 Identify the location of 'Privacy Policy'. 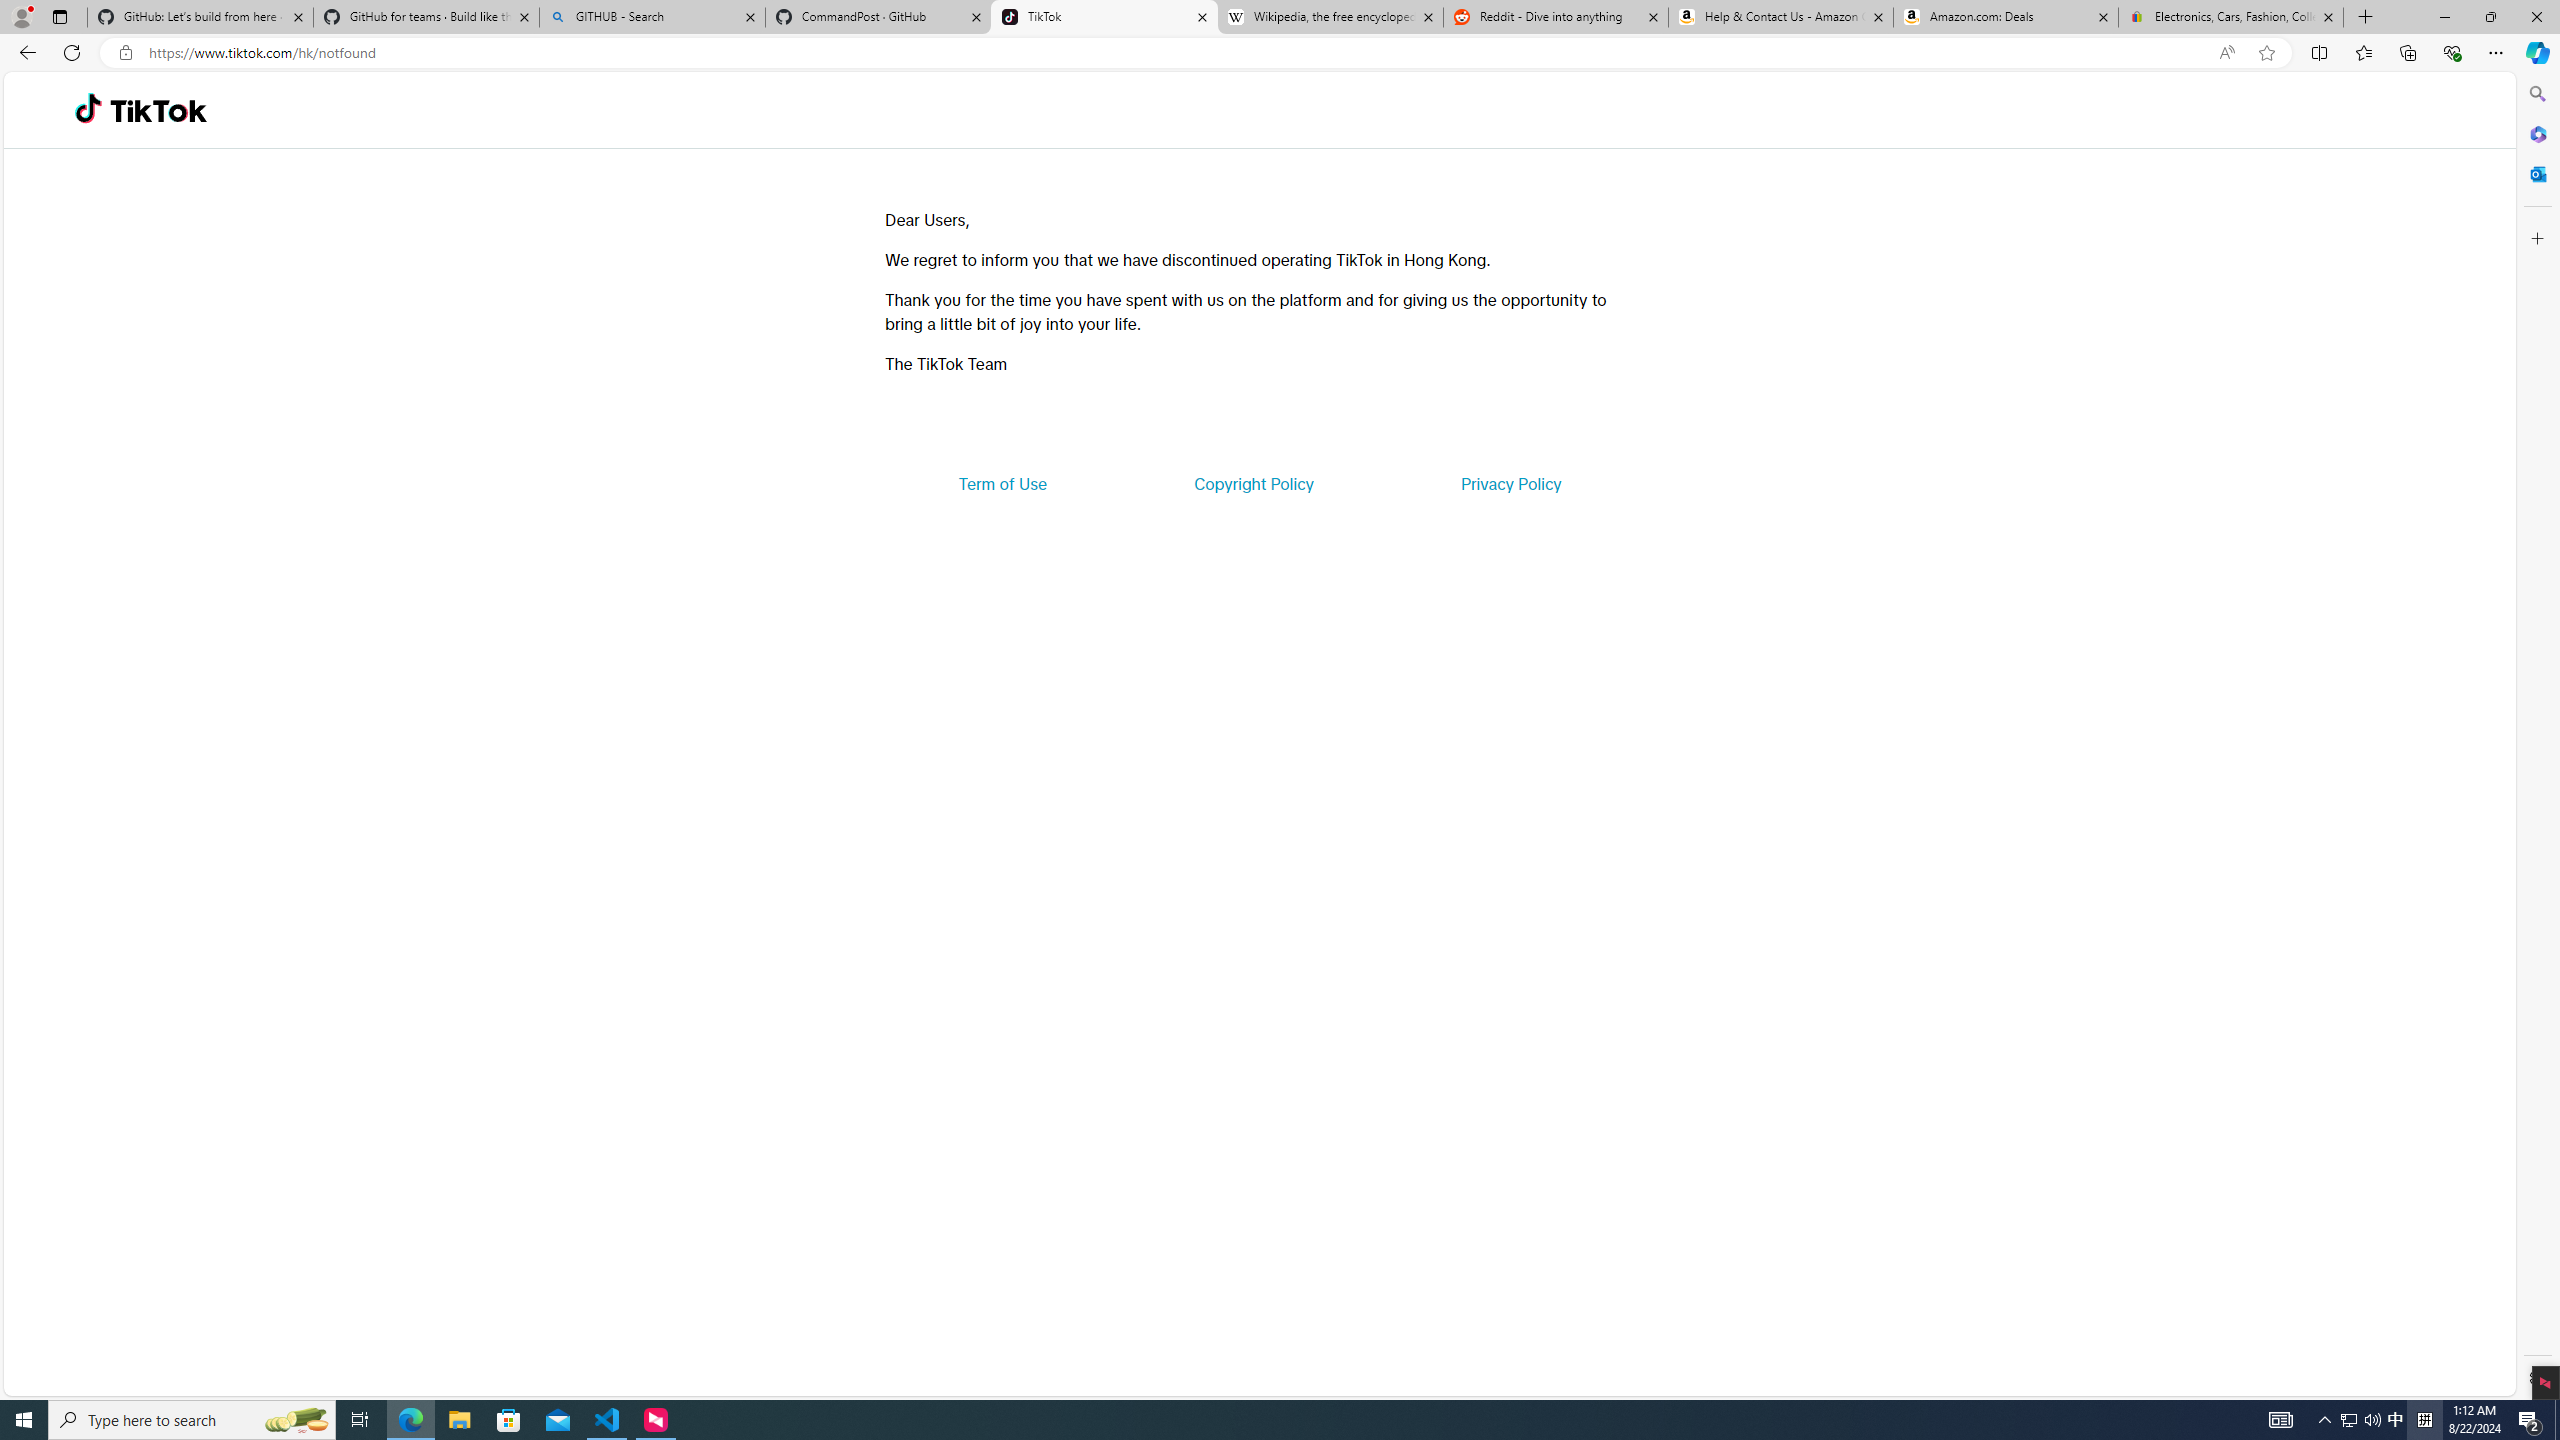
(1509, 482).